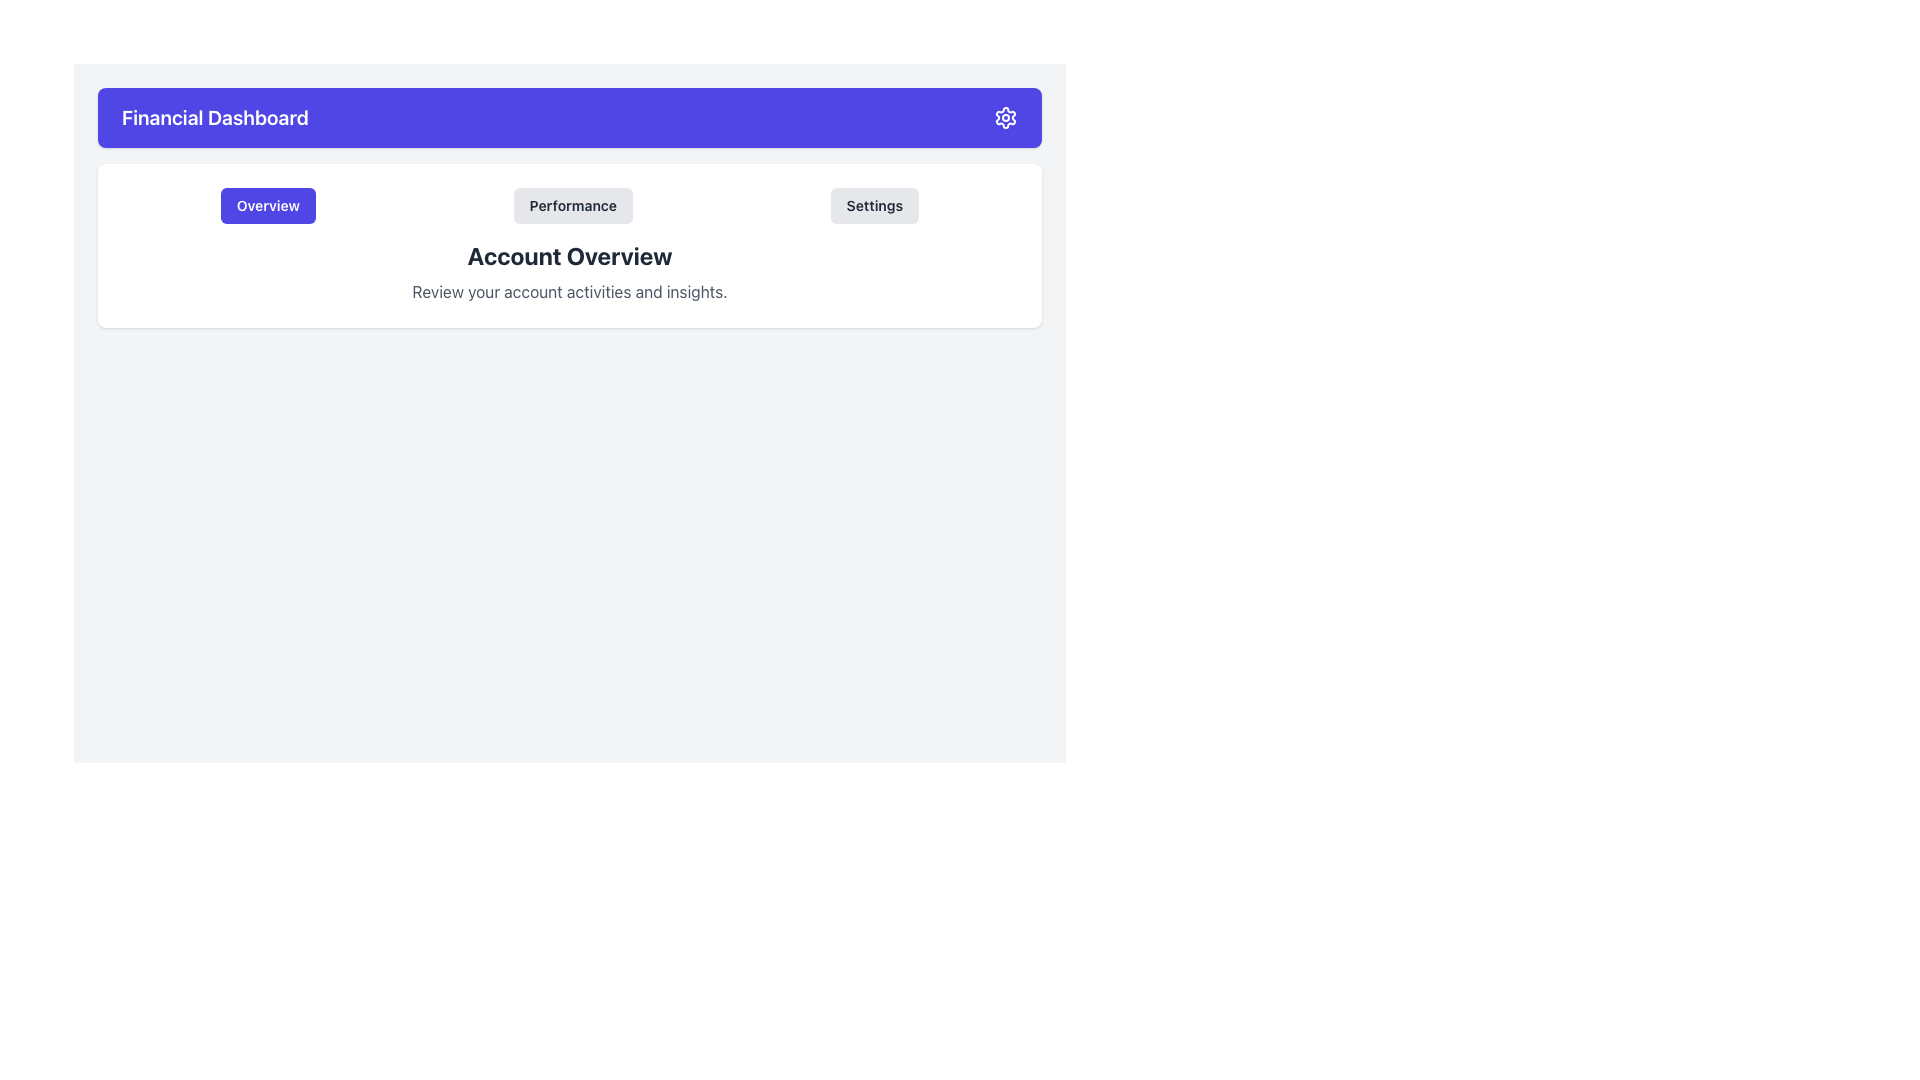 The width and height of the screenshot is (1920, 1080). I want to click on text in the 'Account Overview' Text Block, which features prominently styled text and is located centrally below the buttons in the white panel of the Financial Dashboard, so click(569, 272).